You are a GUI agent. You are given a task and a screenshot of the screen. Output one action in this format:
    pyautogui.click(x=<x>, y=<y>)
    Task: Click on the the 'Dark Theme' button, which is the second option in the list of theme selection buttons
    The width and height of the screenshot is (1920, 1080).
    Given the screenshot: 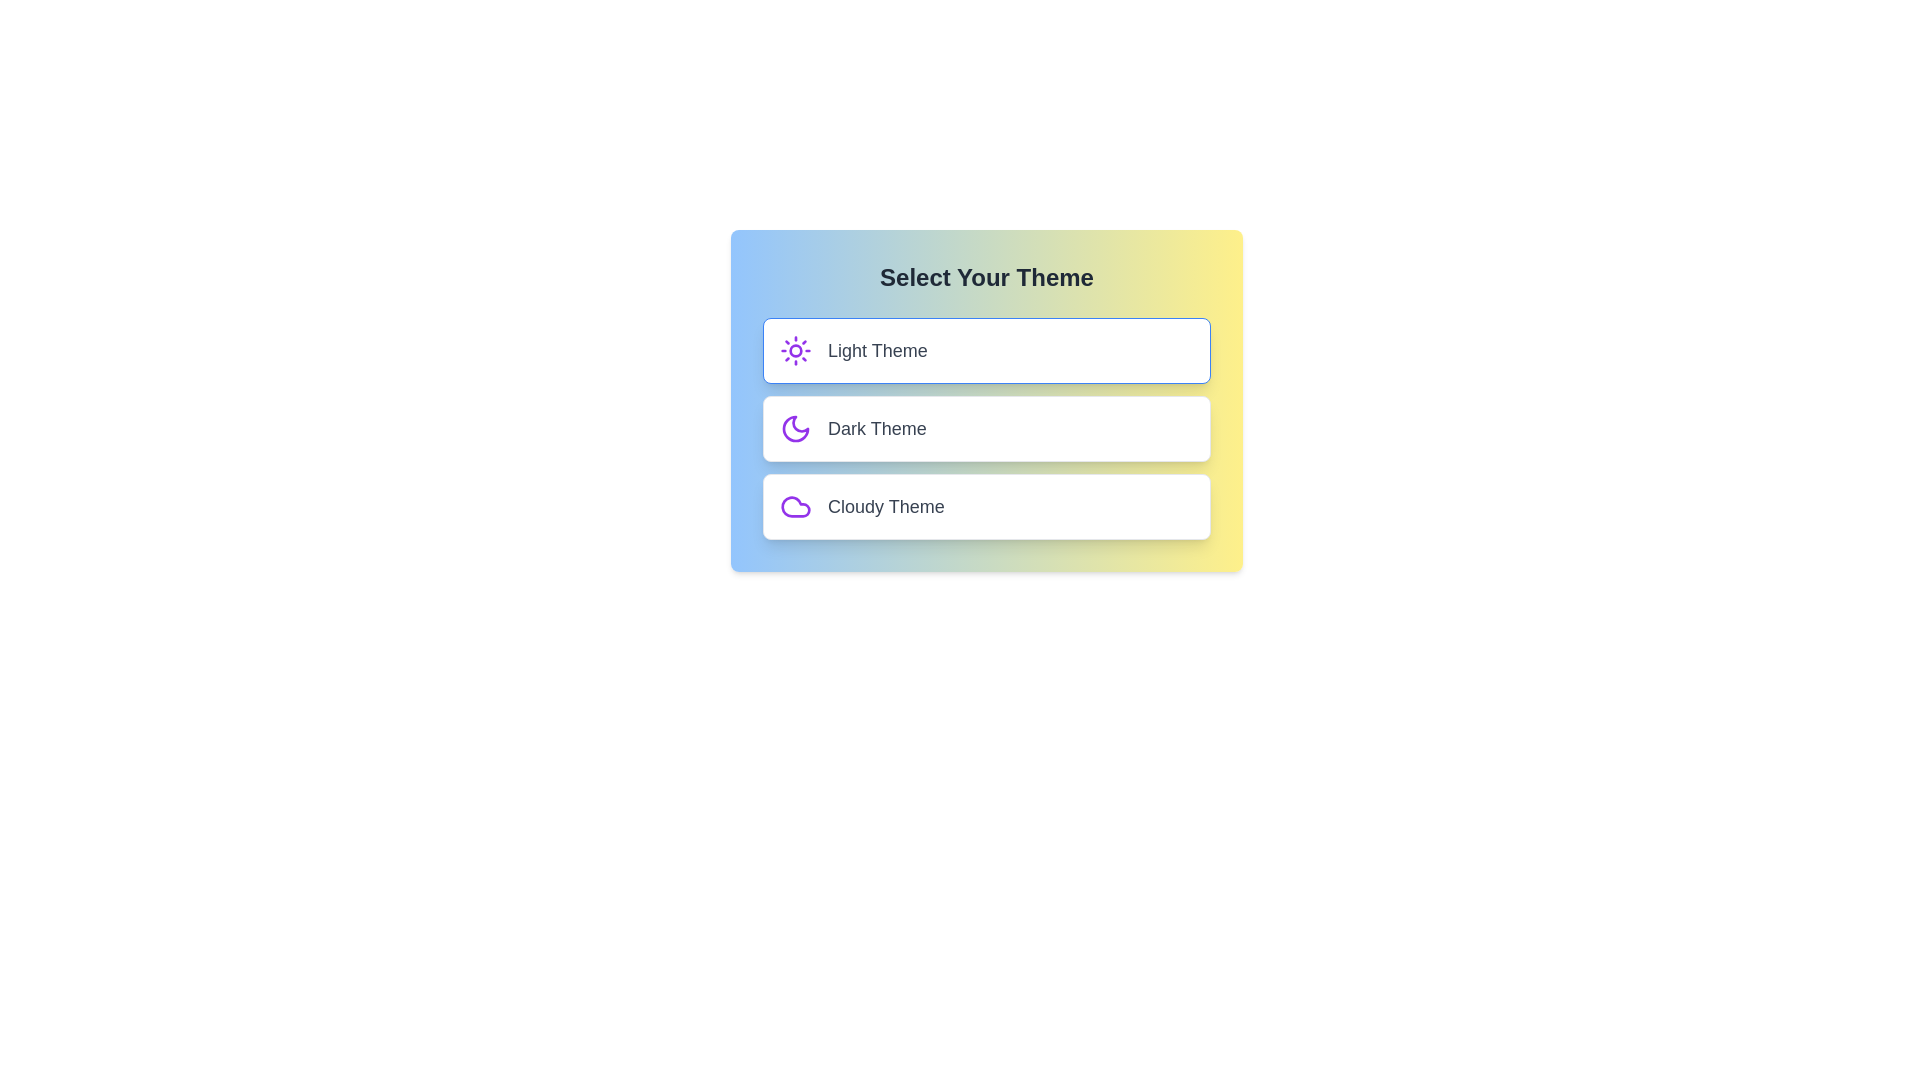 What is the action you would take?
    pyautogui.click(x=987, y=427)
    